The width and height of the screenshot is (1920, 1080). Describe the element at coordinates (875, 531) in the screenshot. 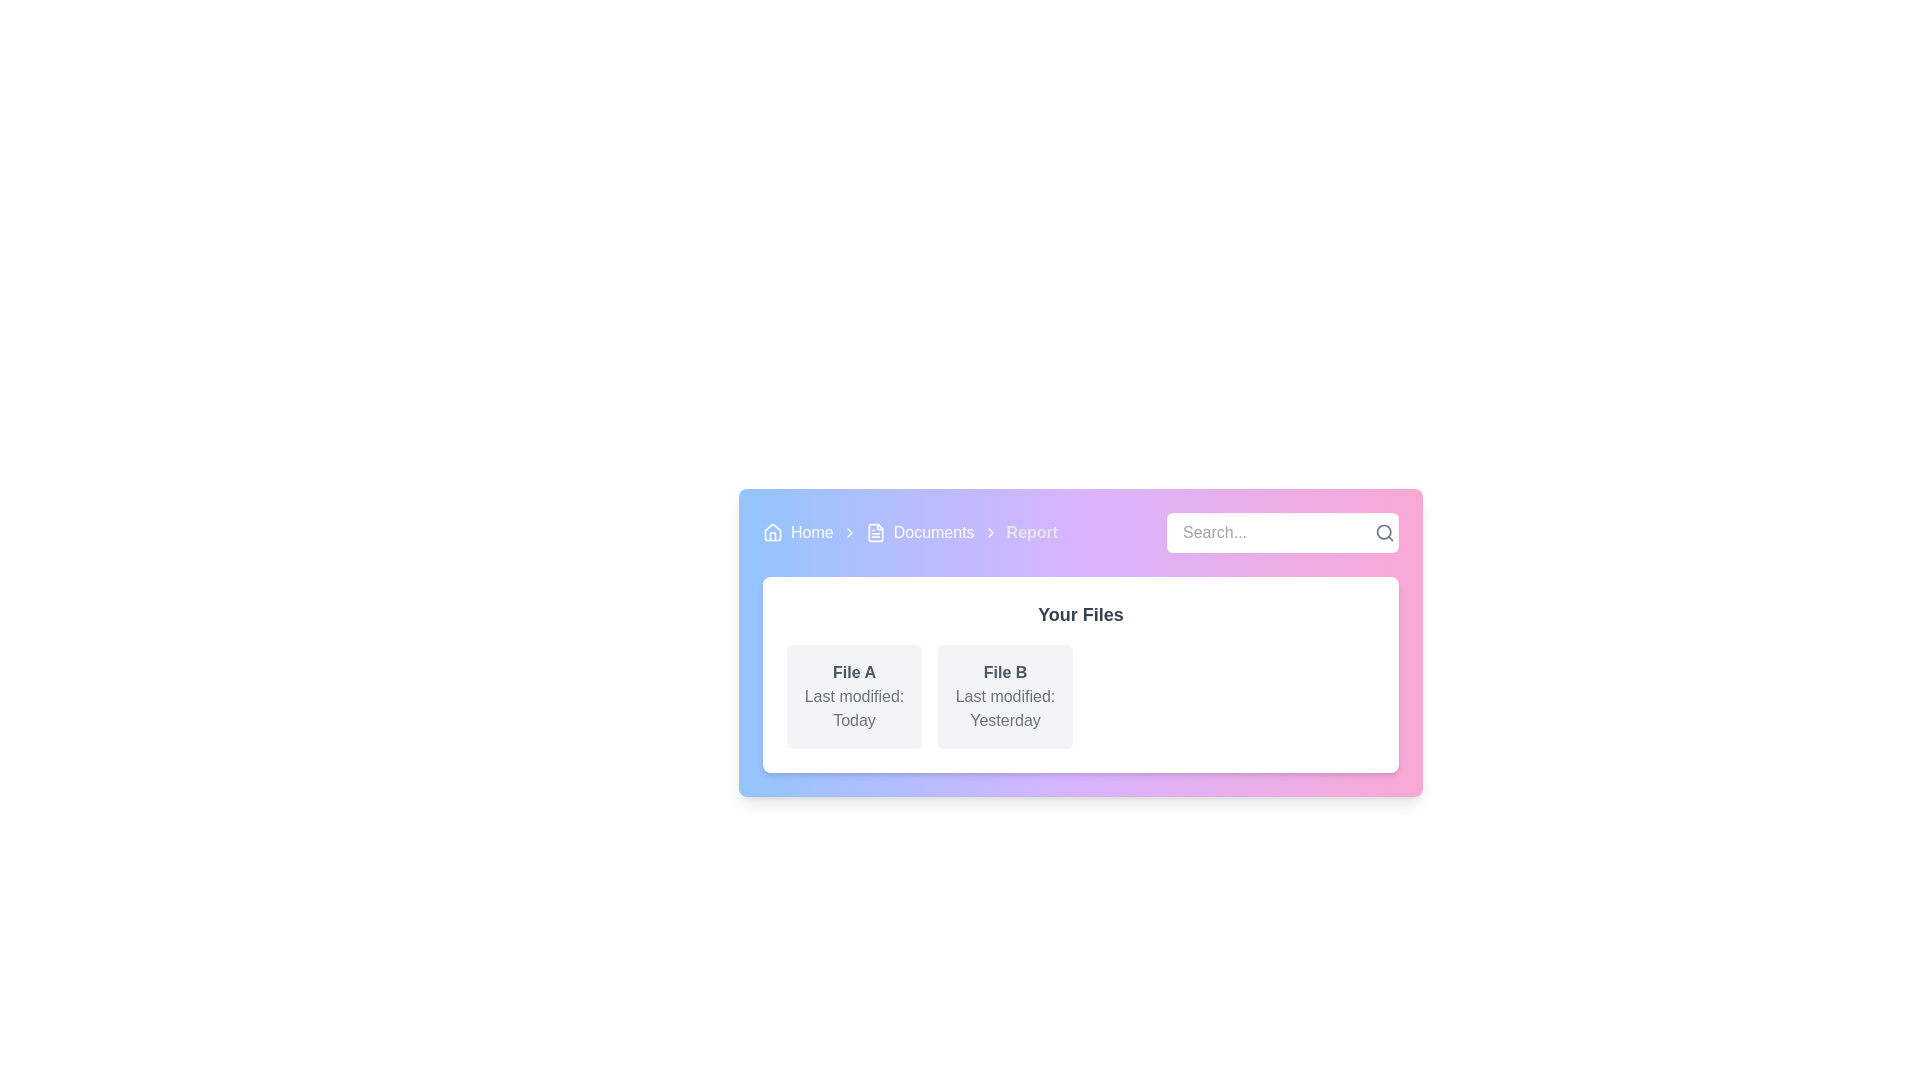

I see `the document icon located to the left of the breadcrumb item labeled 'Documents'` at that location.